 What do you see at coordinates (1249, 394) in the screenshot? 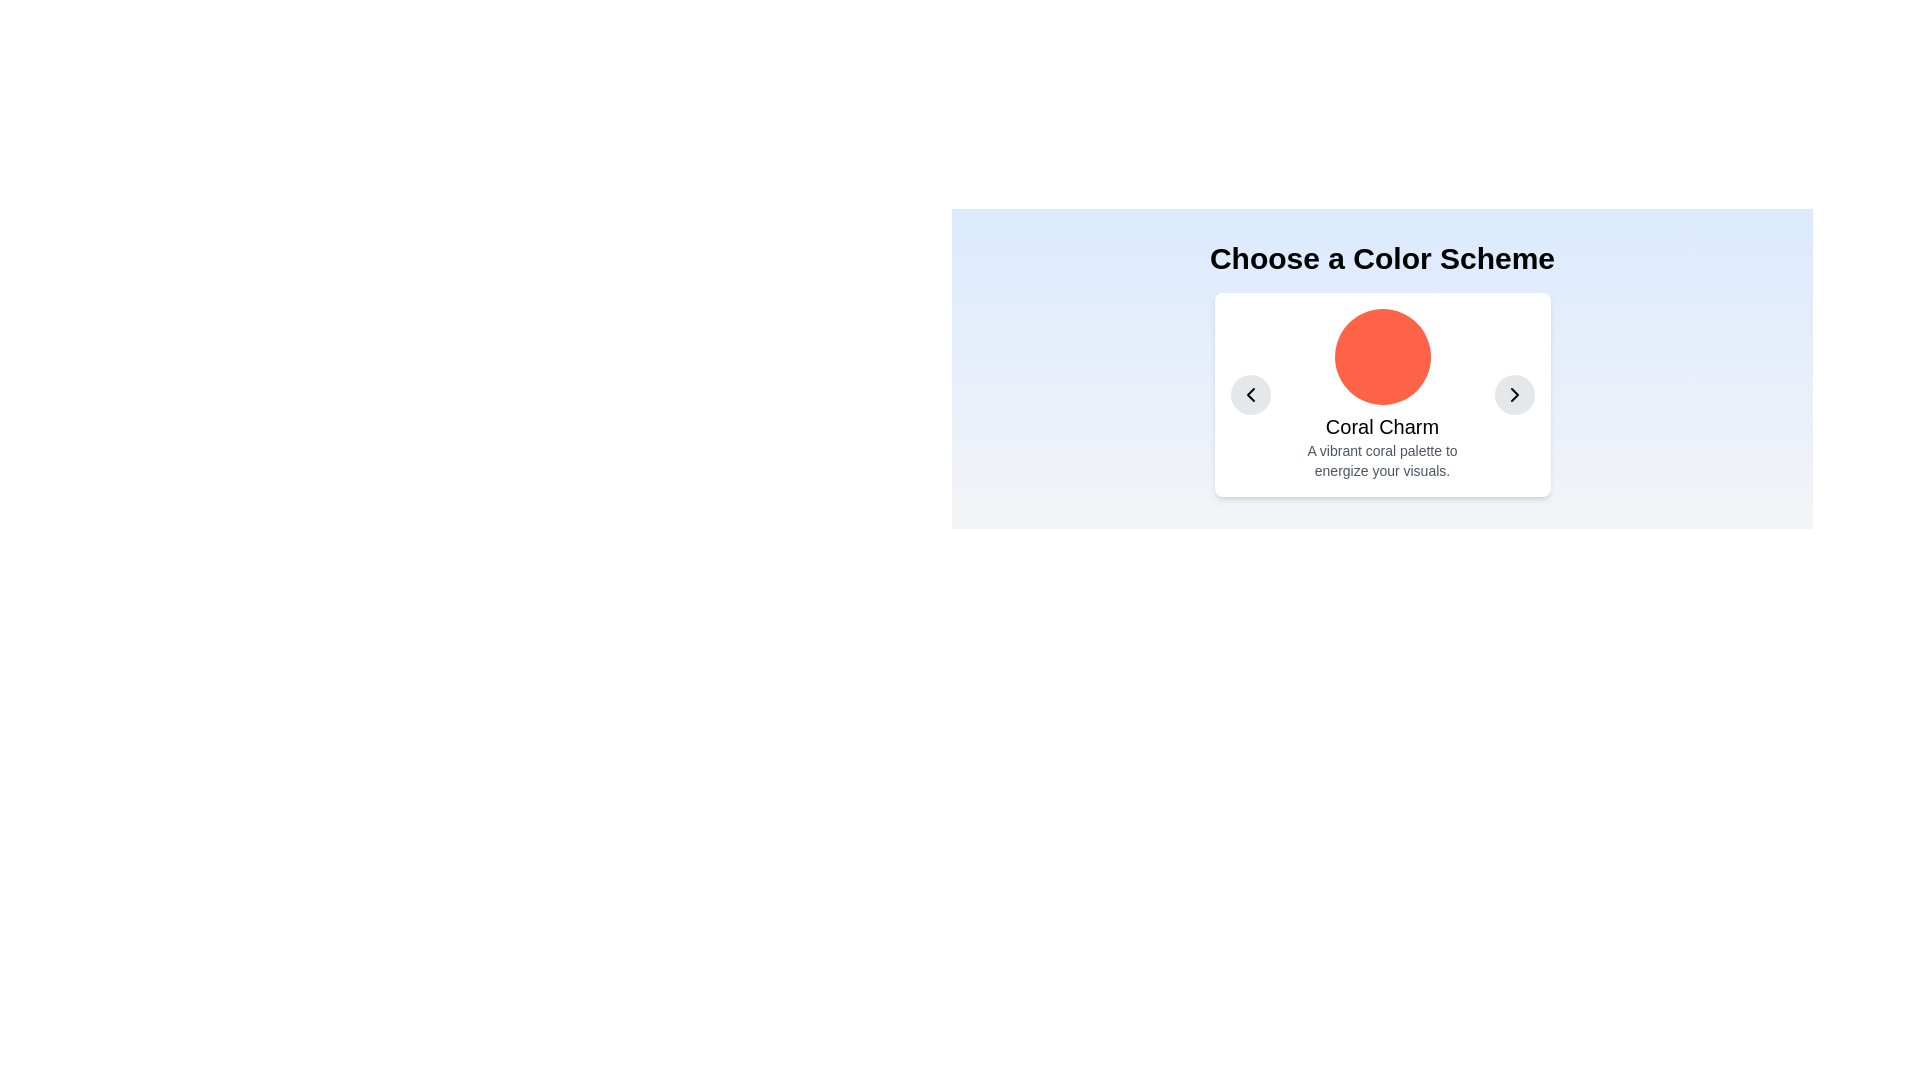
I see `the Left Arrow icon` at bounding box center [1249, 394].